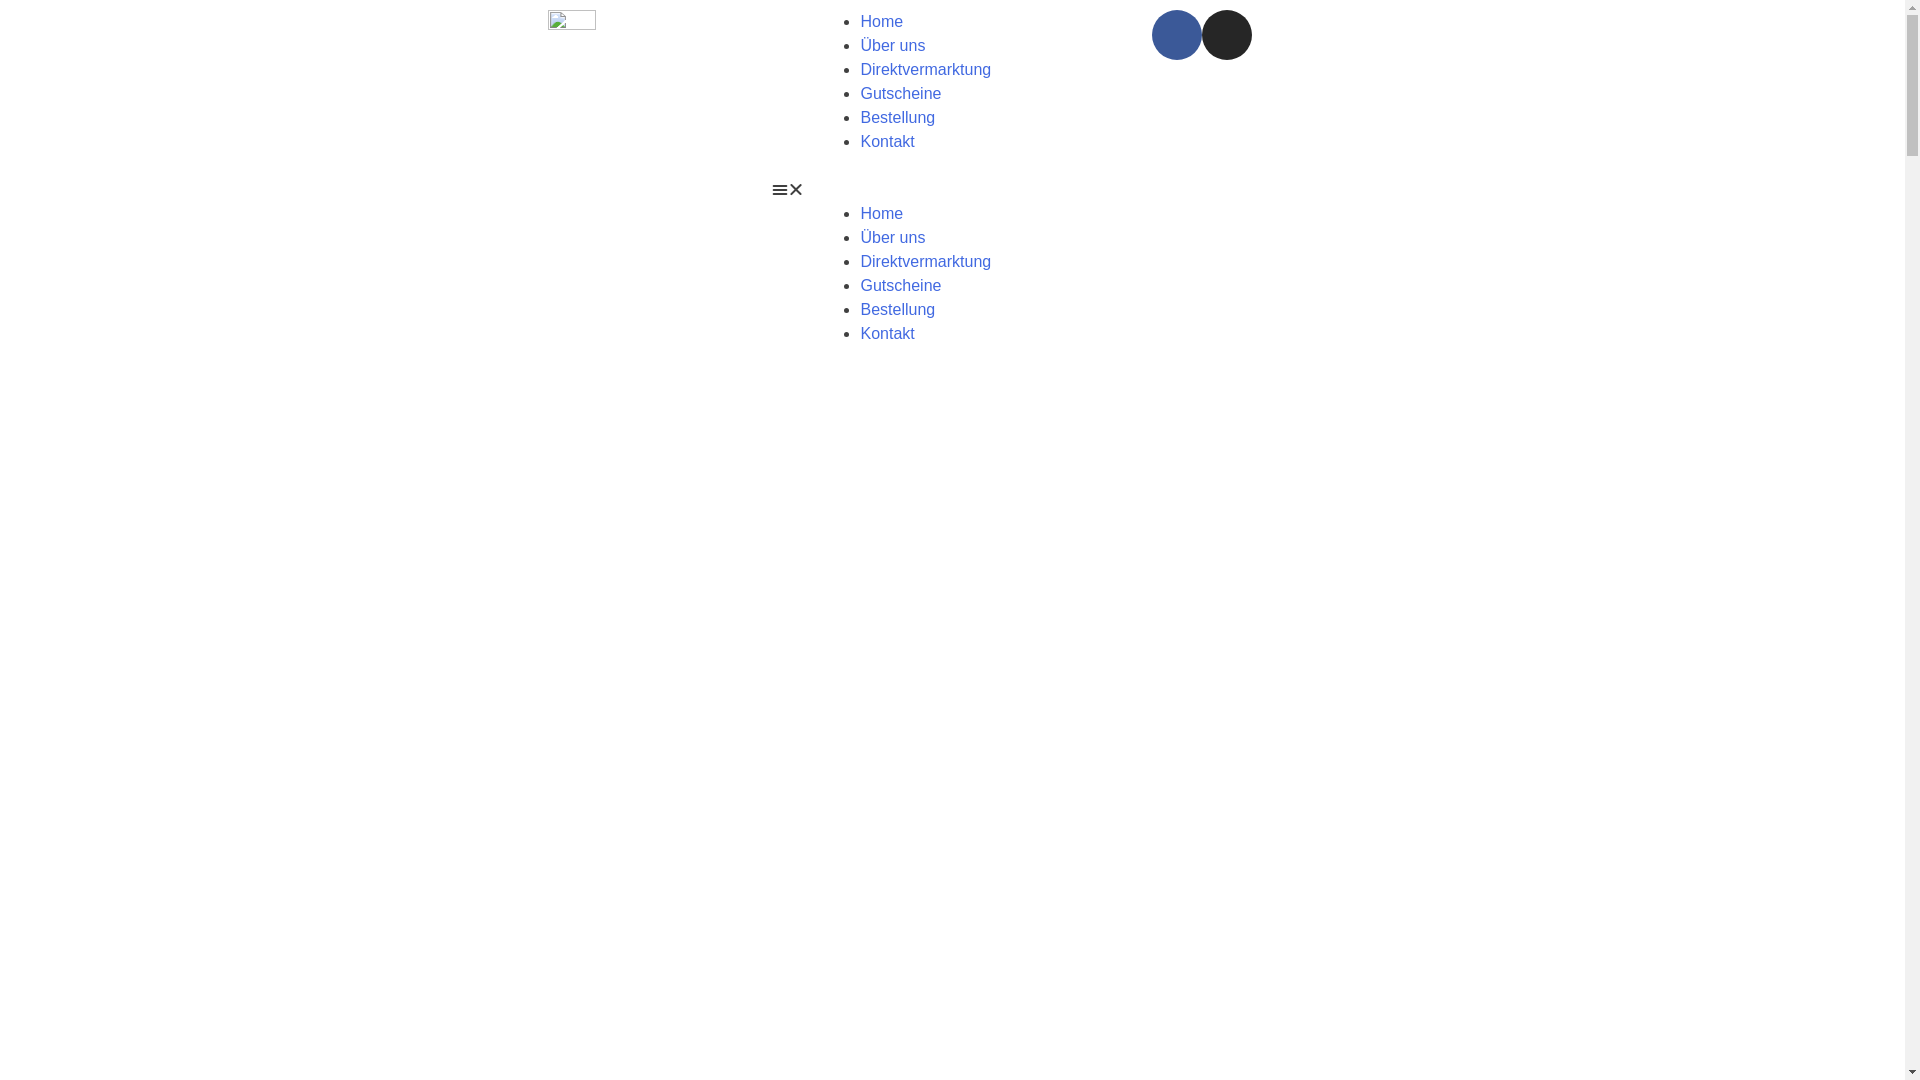  What do you see at coordinates (859, 21) in the screenshot?
I see `'Home'` at bounding box center [859, 21].